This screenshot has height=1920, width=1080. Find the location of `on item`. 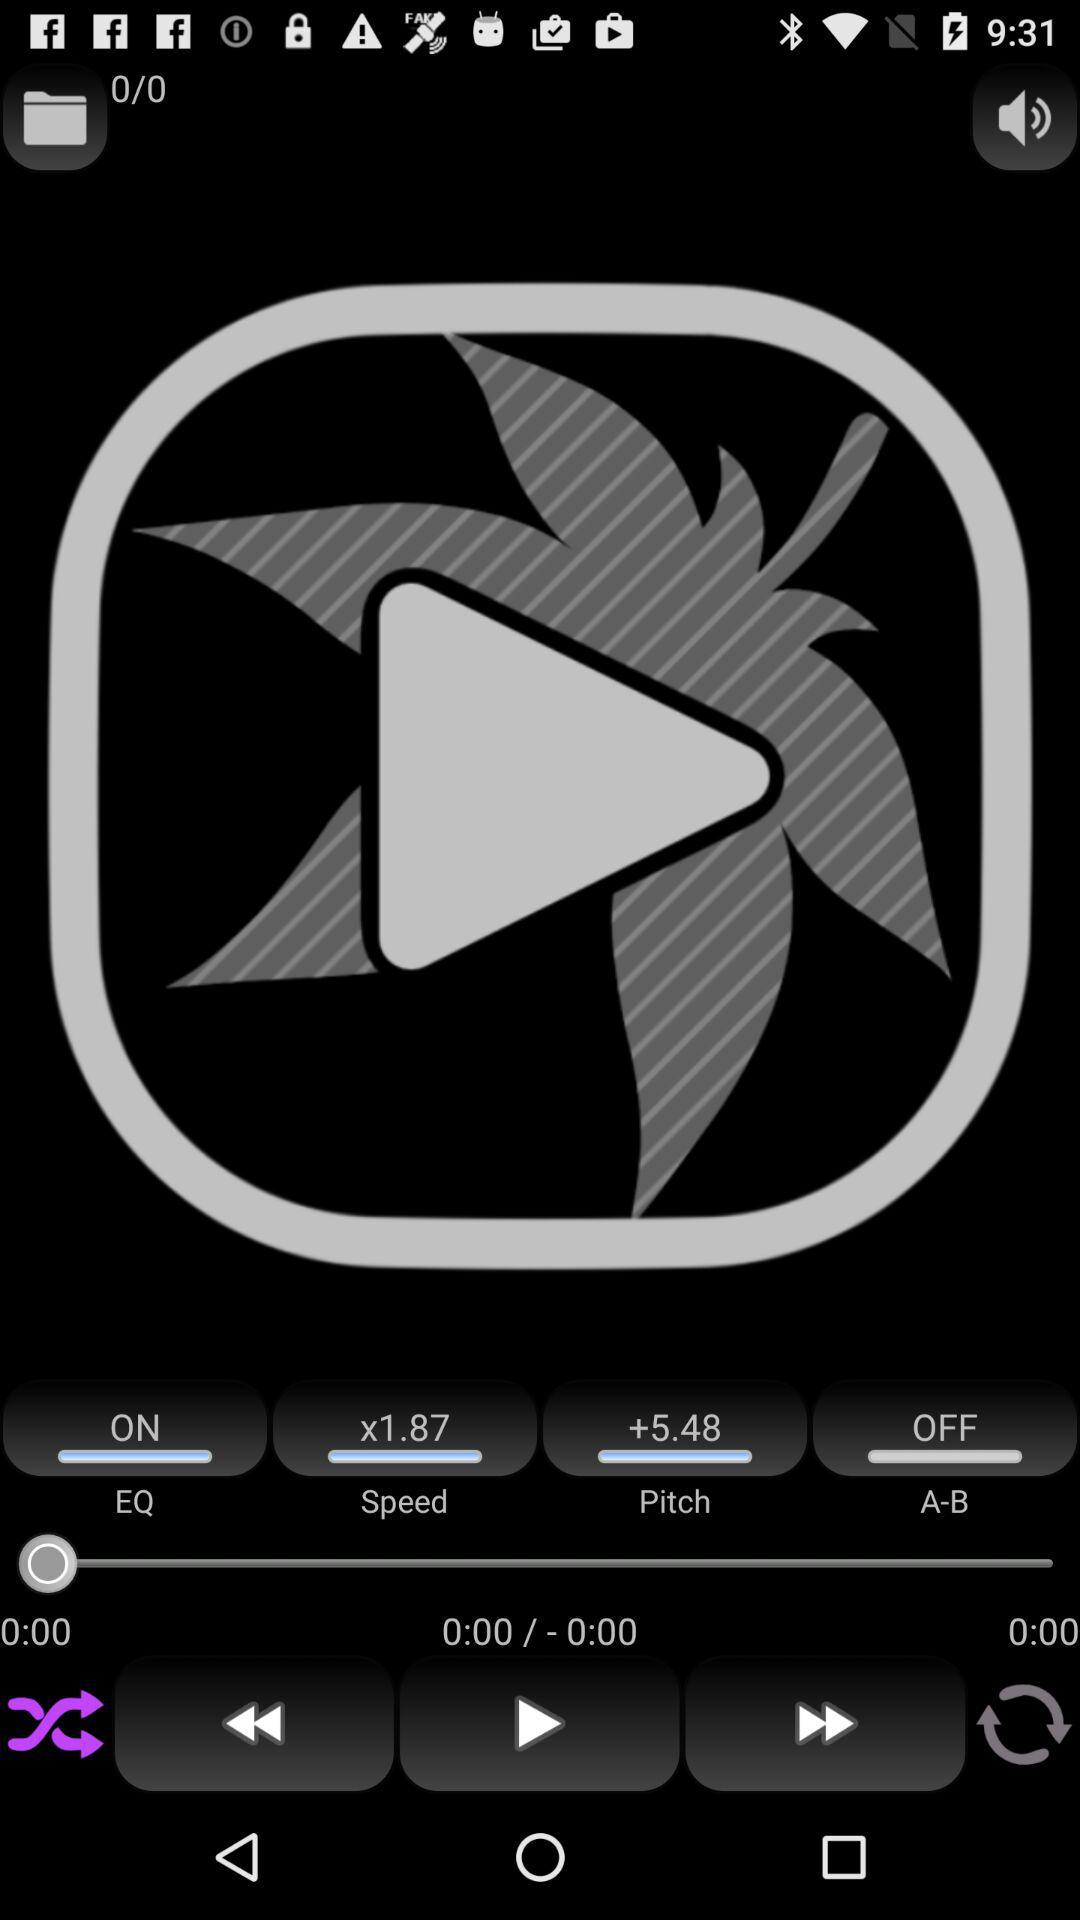

on item is located at coordinates (135, 1428).